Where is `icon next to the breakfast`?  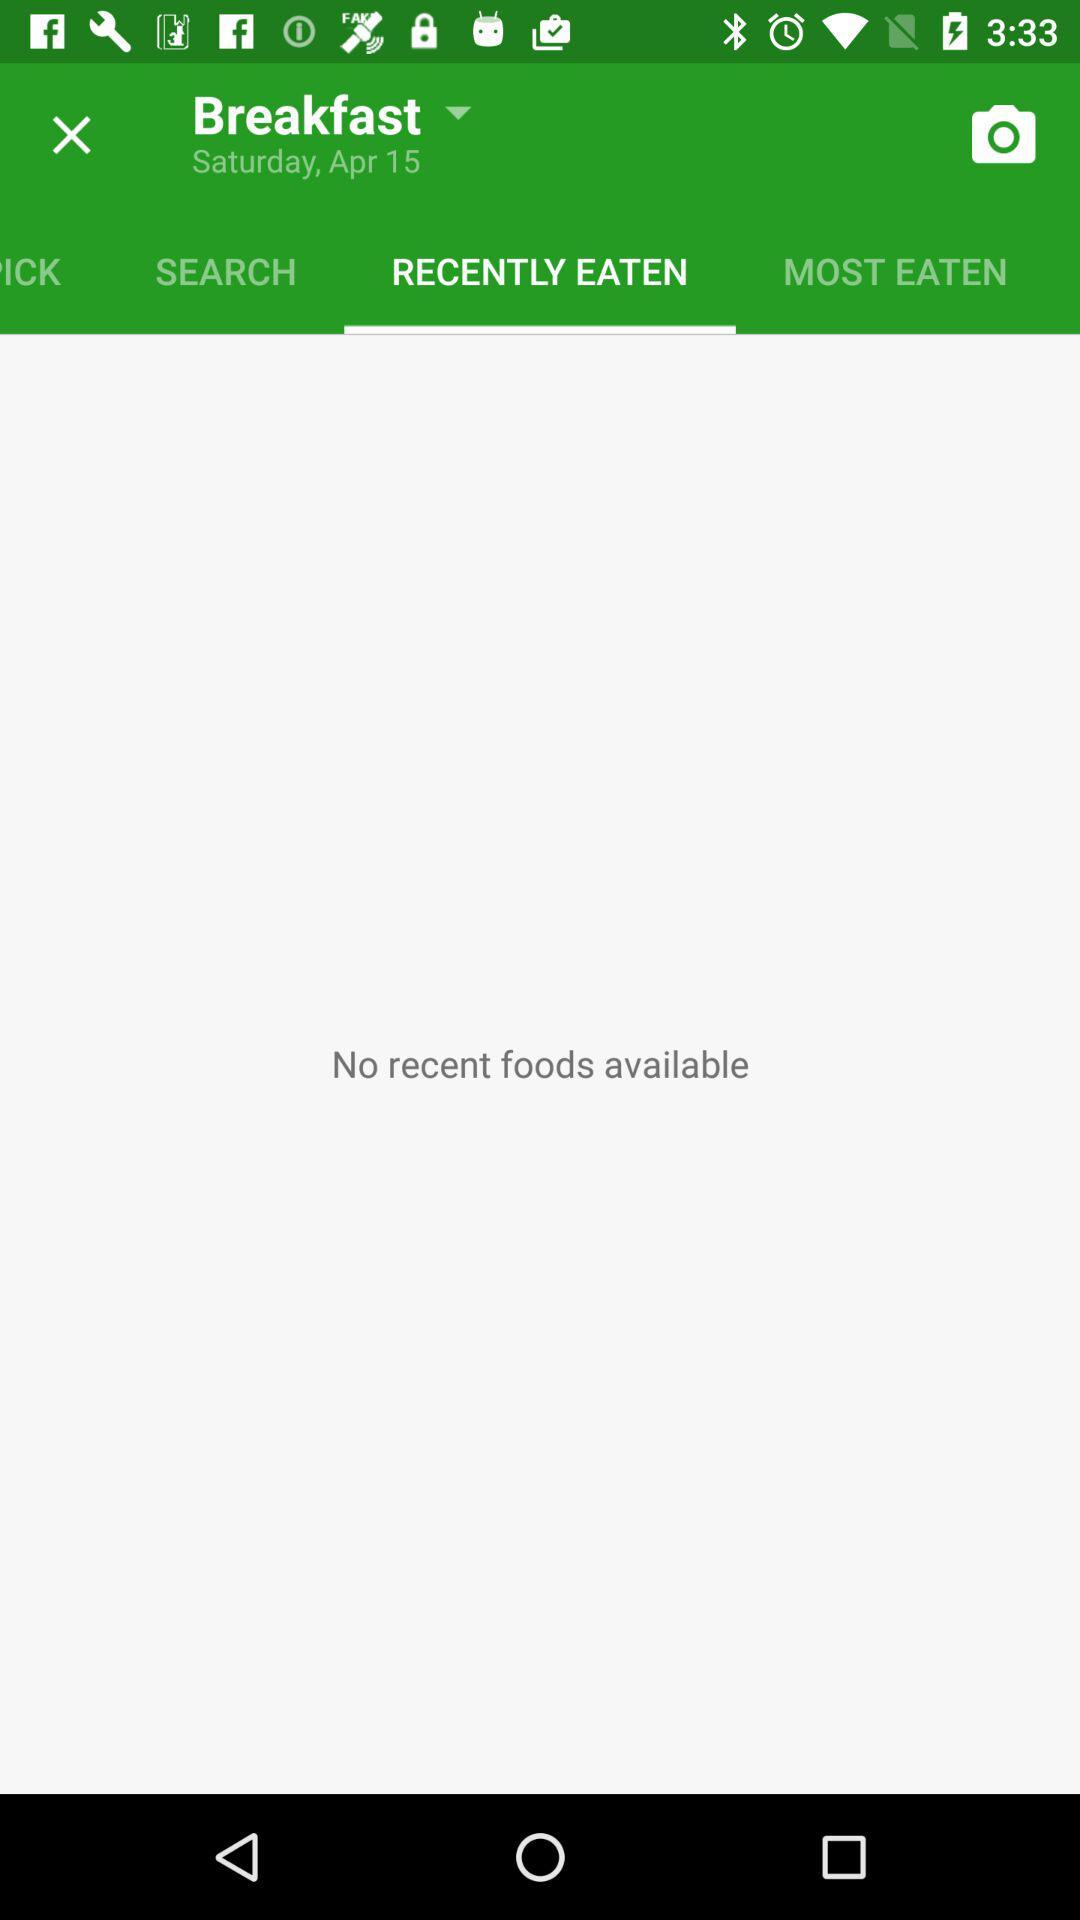
icon next to the breakfast is located at coordinates (63, 134).